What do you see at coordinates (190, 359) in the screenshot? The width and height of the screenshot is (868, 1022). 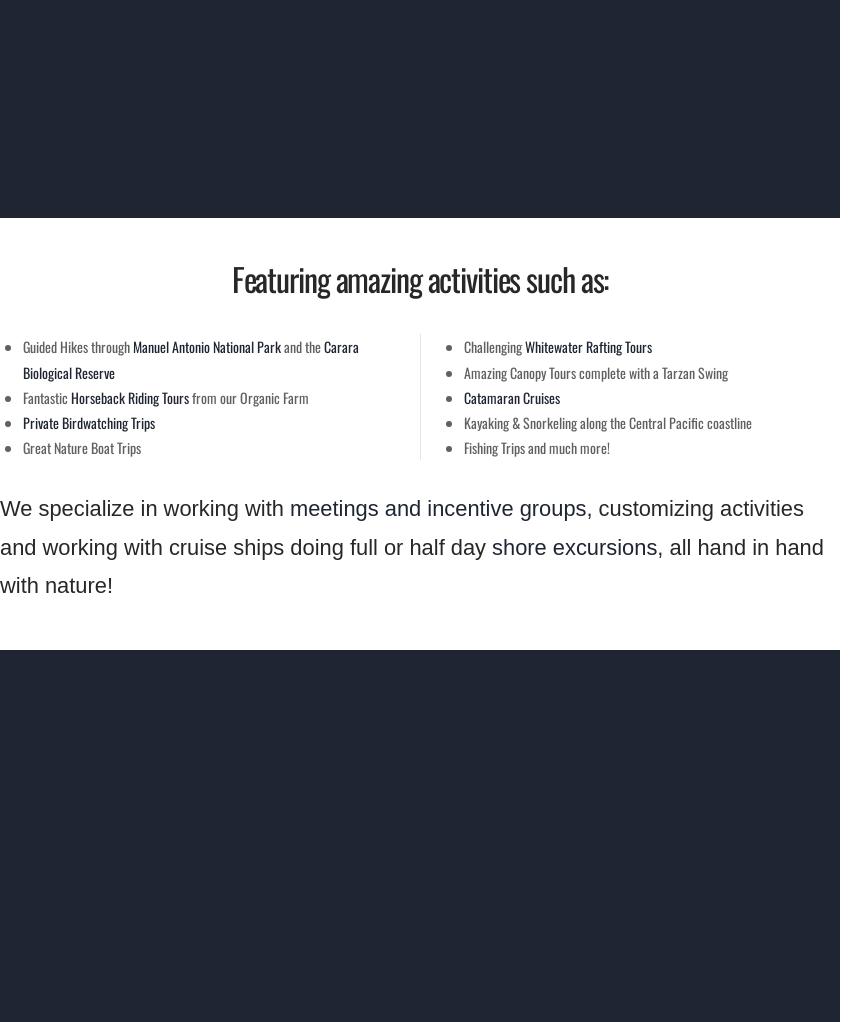 I see `'Carara Biological Reserve'` at bounding box center [190, 359].